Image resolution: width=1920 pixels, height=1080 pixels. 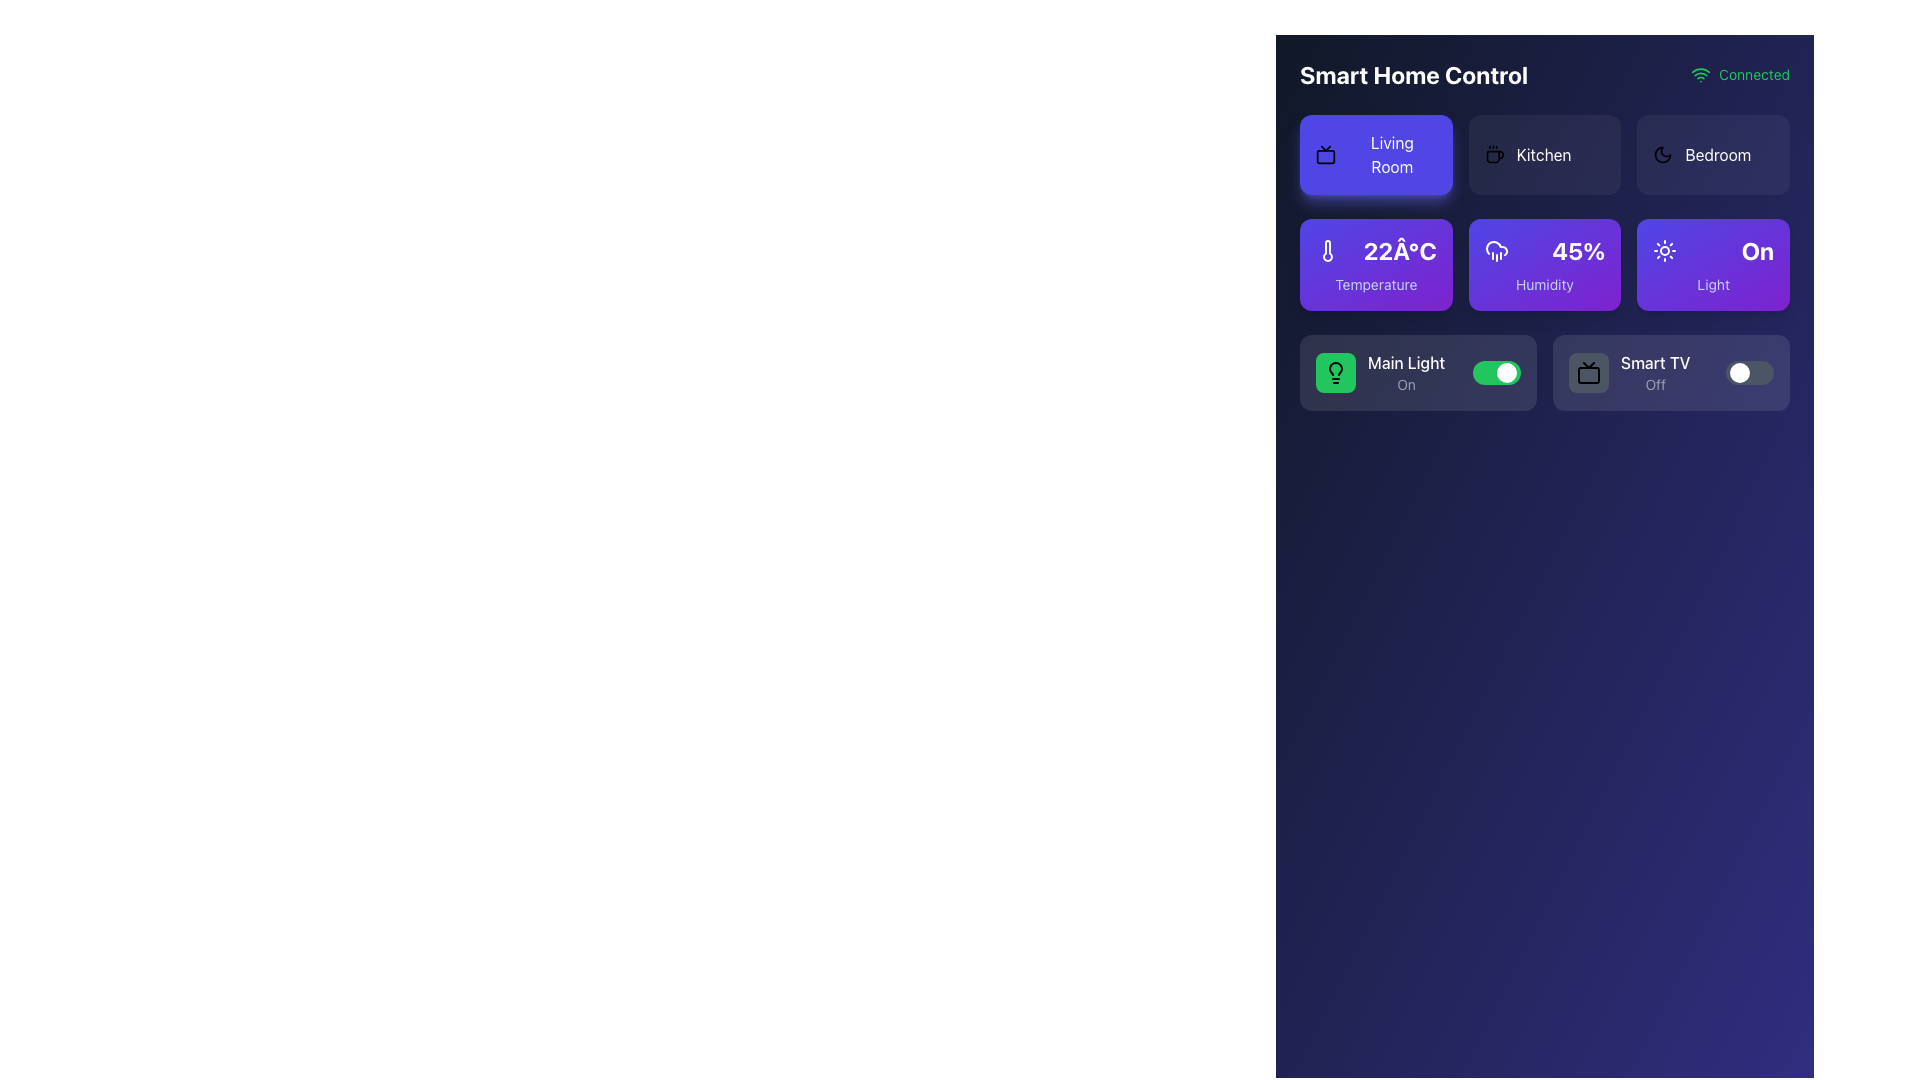 What do you see at coordinates (1587, 373) in the screenshot?
I see `the Decorative icon that symbolizes the 'Smart TV' feature, located in the lower-right area of the interface within the 'Smart TV' UI card` at bounding box center [1587, 373].